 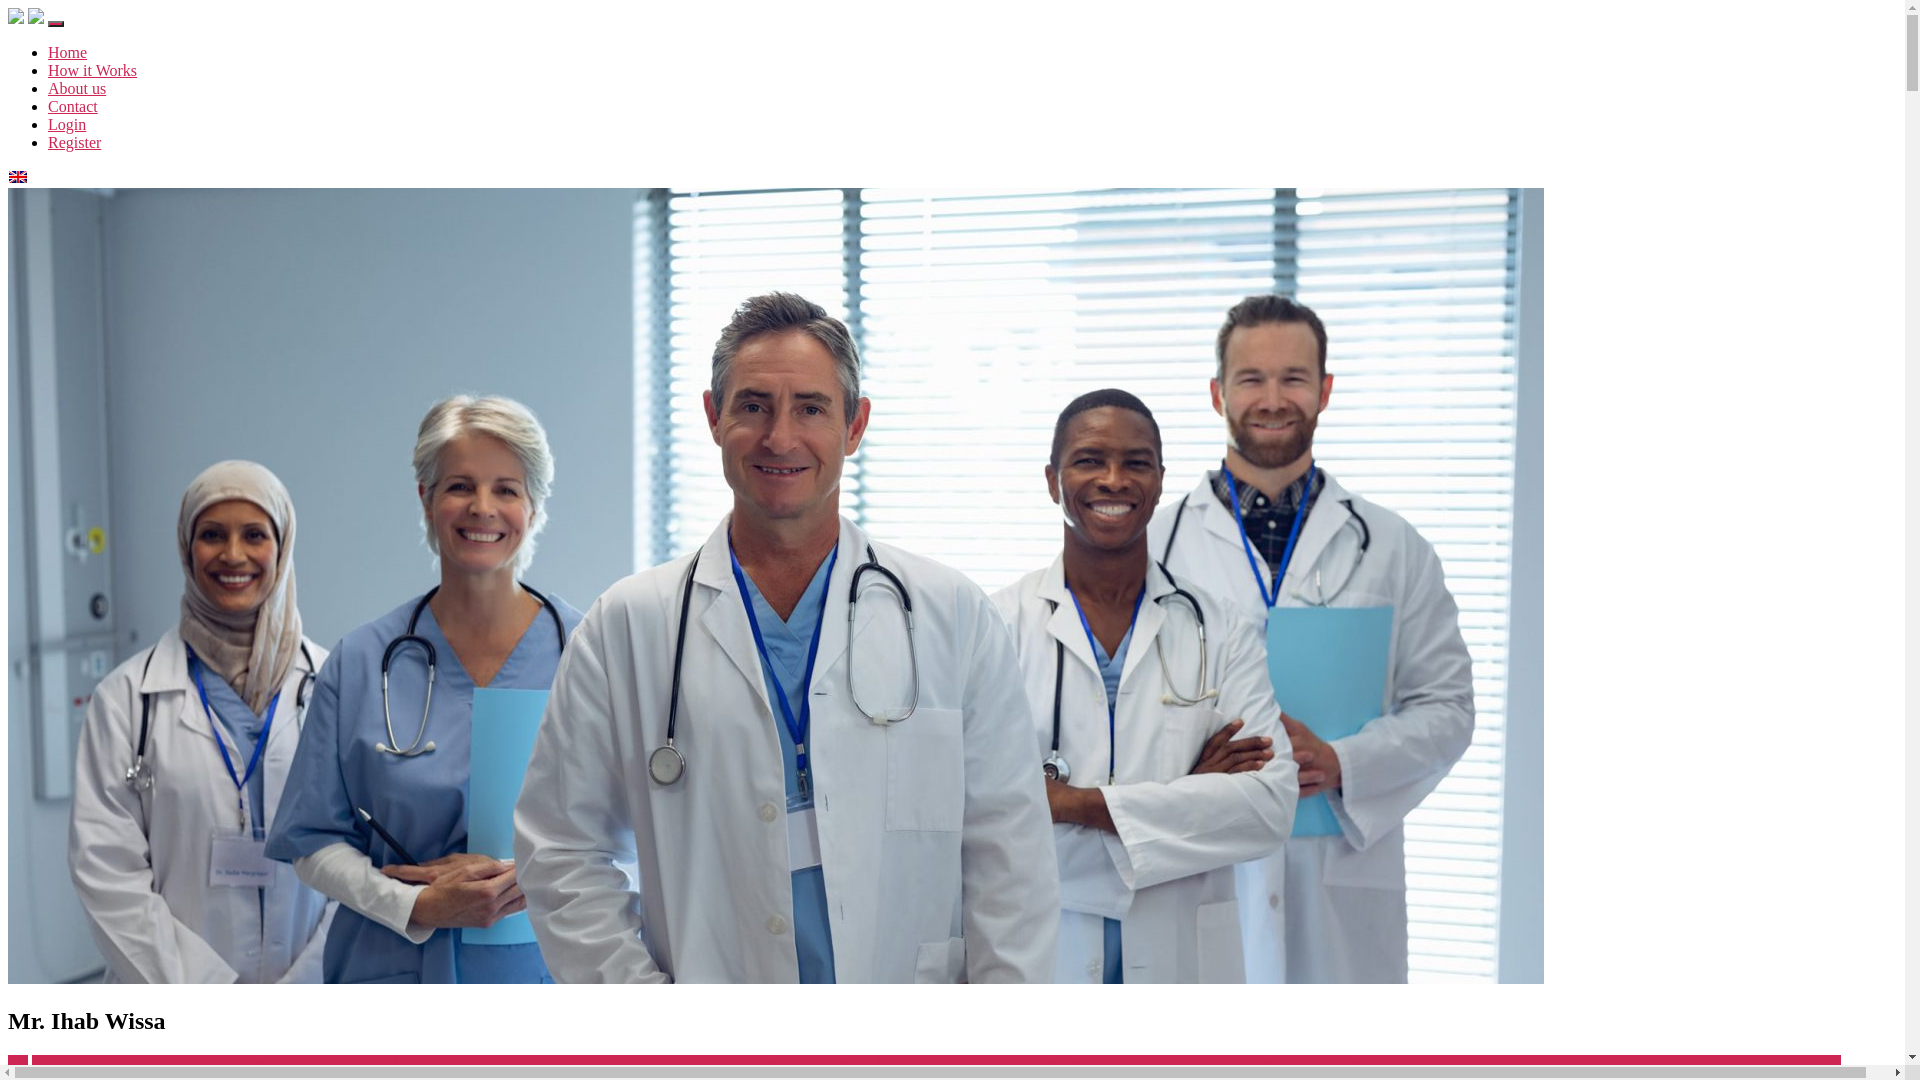 I want to click on 'How it Works', so click(x=91, y=69).